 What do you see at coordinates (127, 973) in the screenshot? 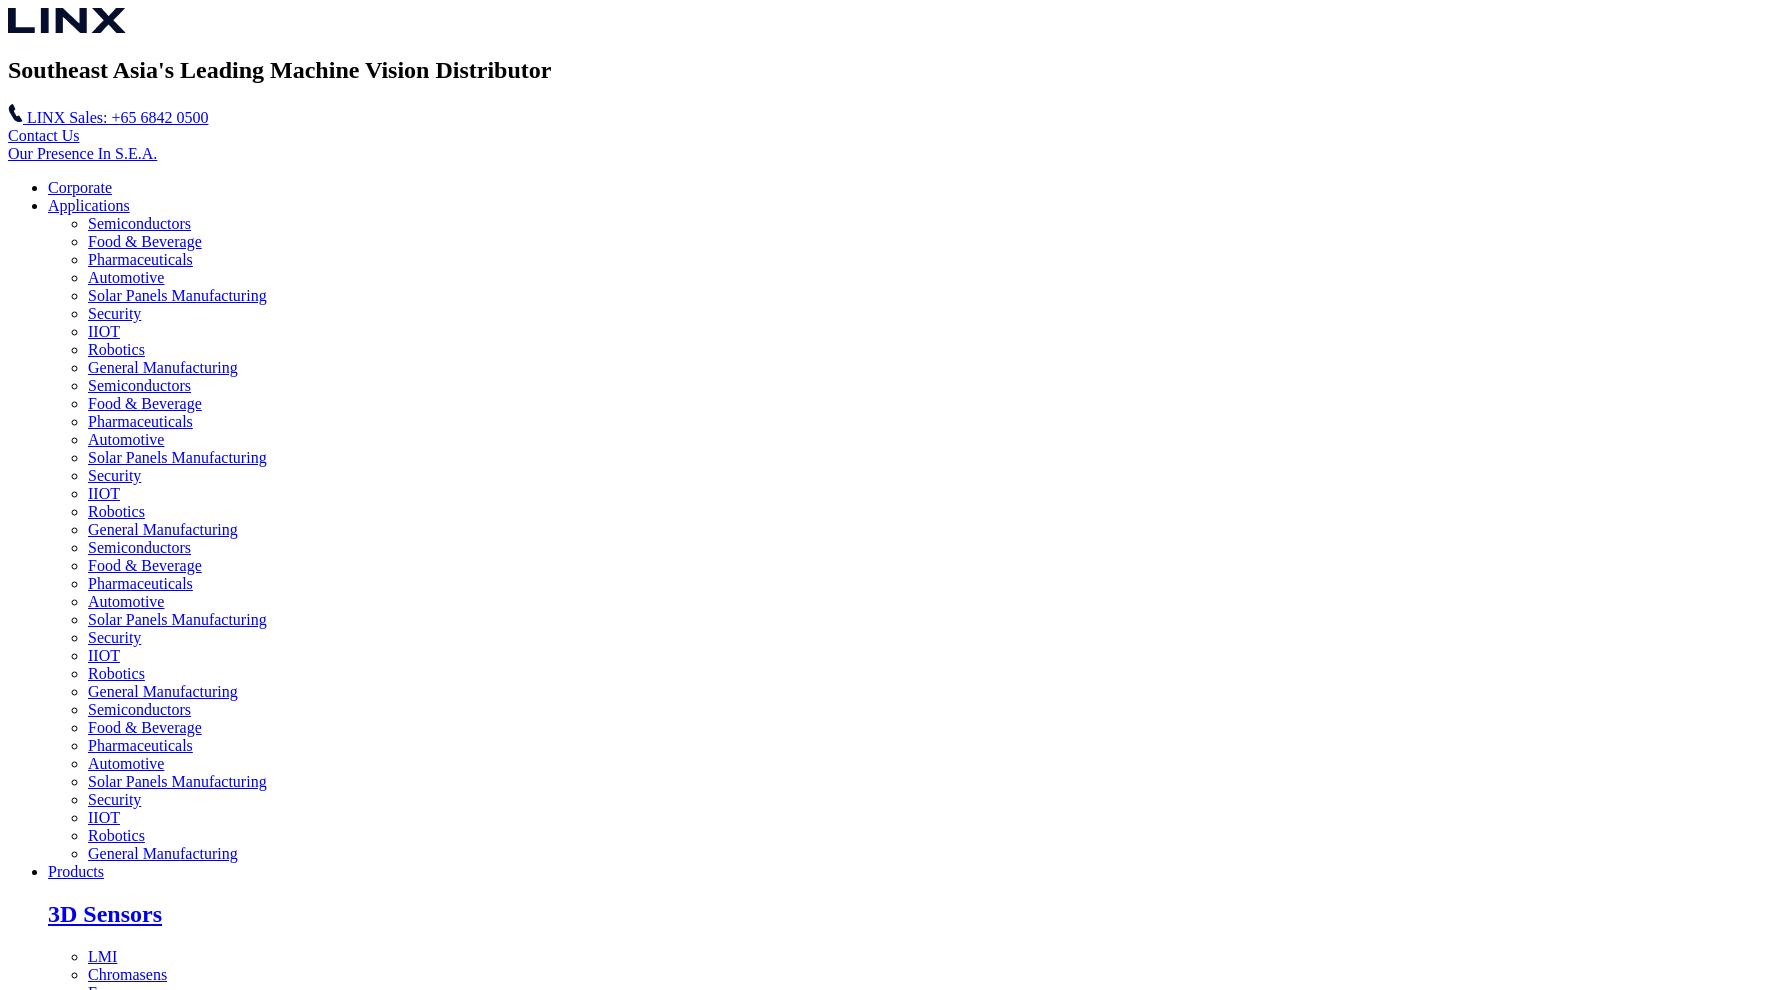
I see `'Chromasens'` at bounding box center [127, 973].